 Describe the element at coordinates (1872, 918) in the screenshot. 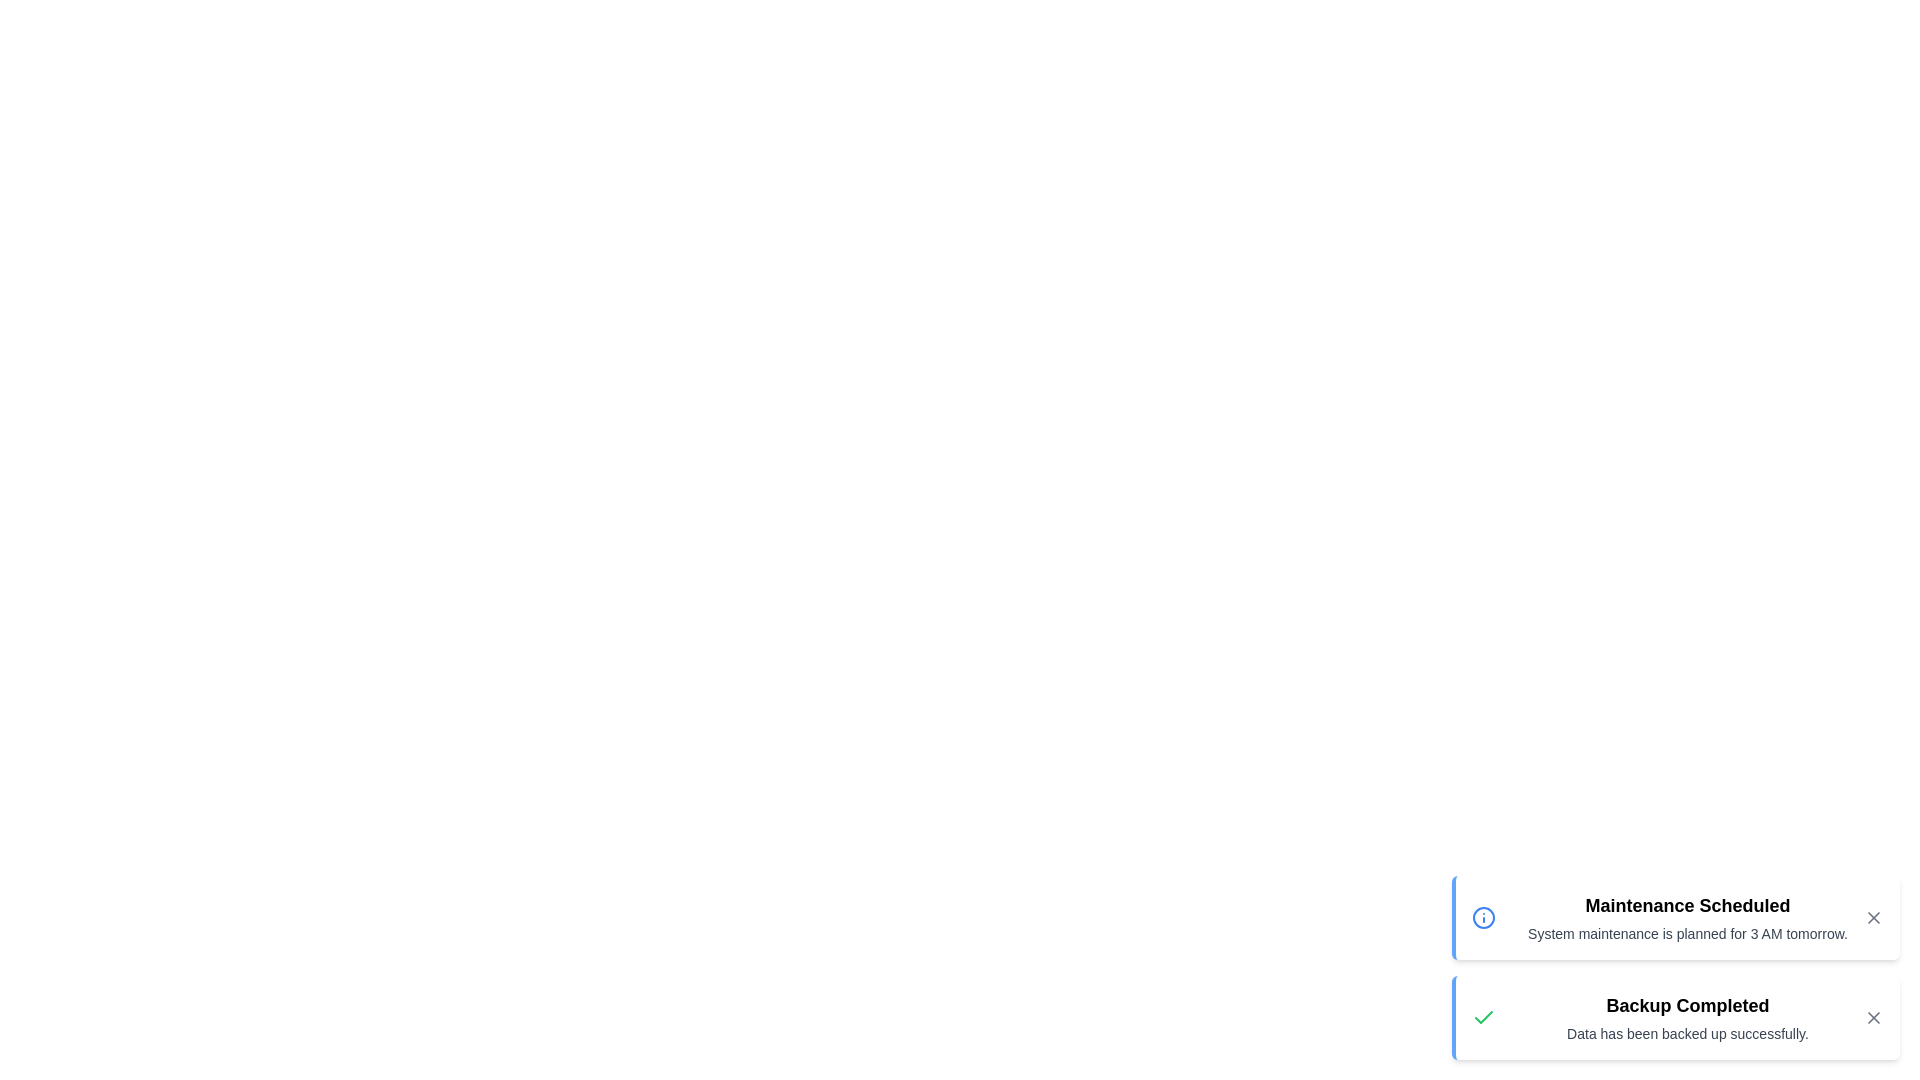

I see `the 'X' button of the notification with the title Maintenance Scheduled to close it` at that location.